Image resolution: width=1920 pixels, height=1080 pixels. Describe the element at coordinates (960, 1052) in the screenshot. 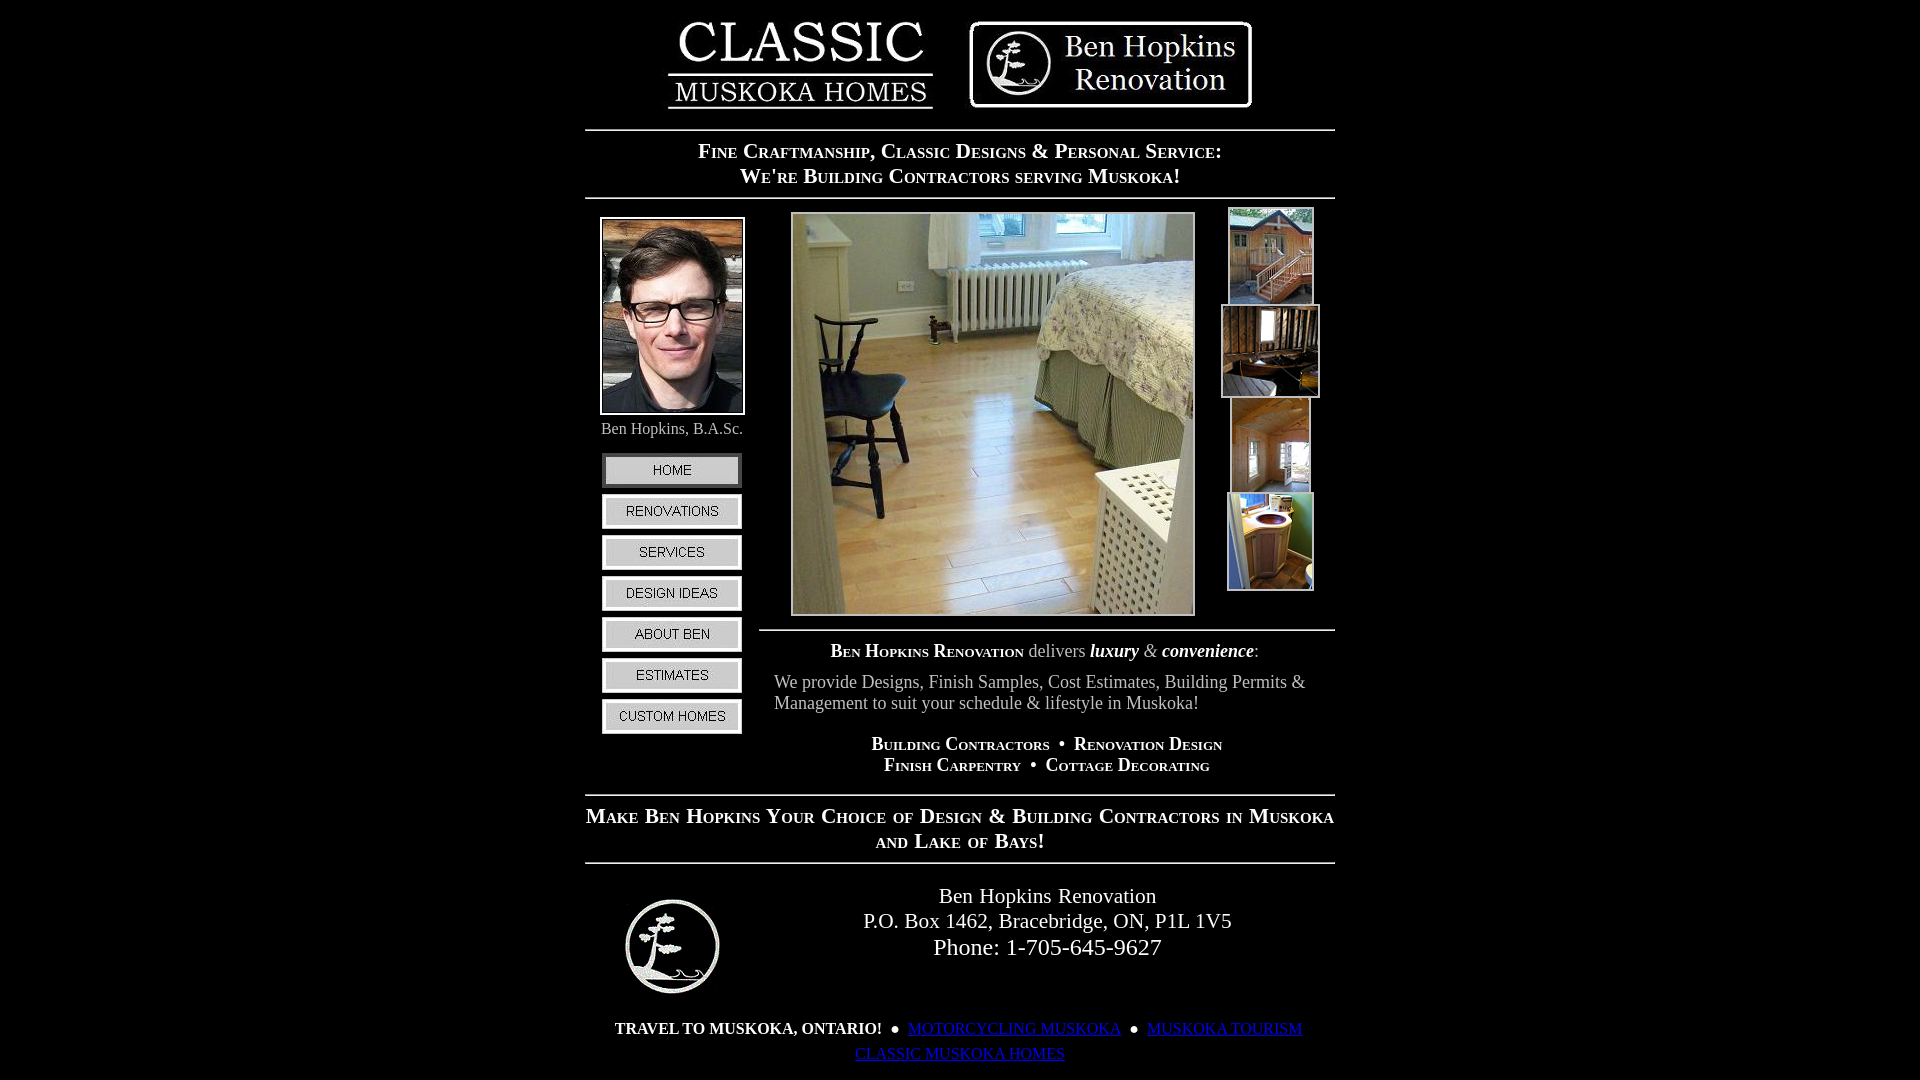

I see `'CLASSIC MUSKOKA HOMES'` at that location.